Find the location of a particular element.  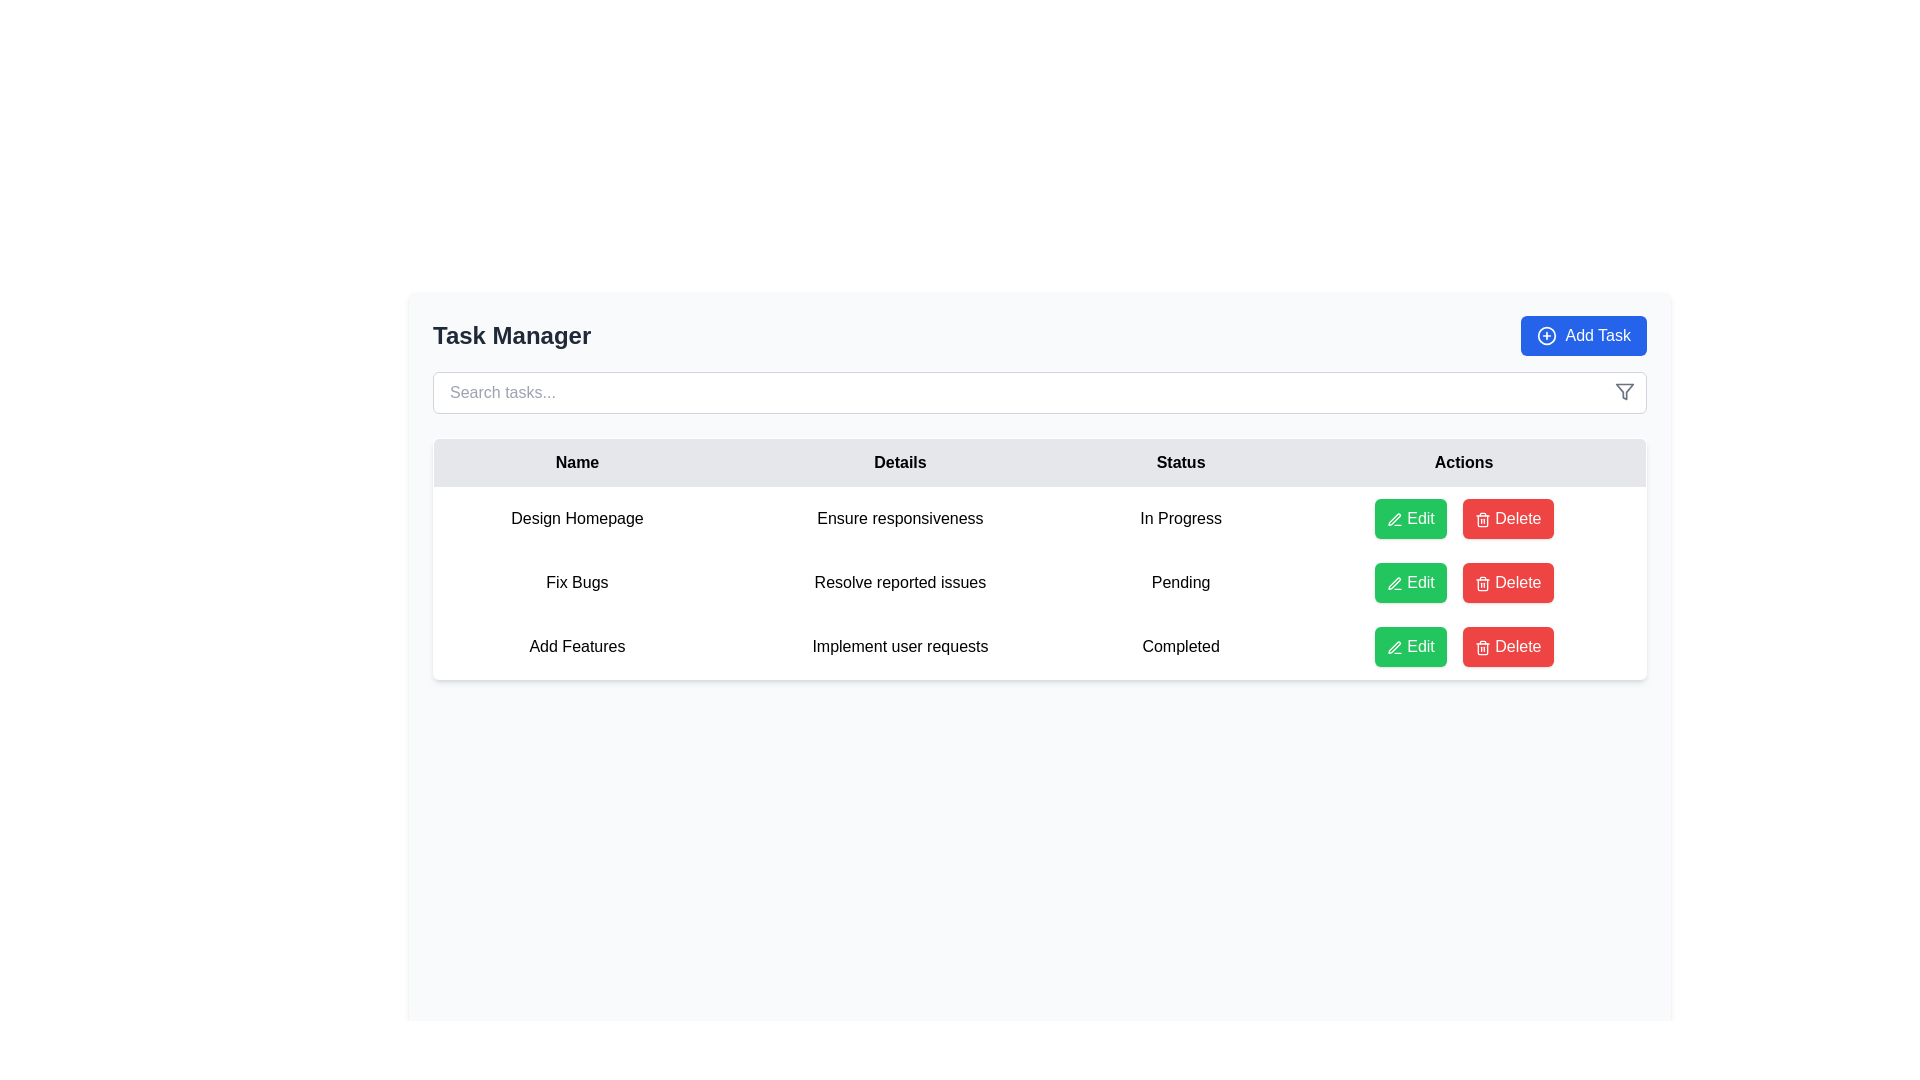

the button group containing the 'Edit' and 'Delete' buttons in the 'Actions' column of the 'Task Manager' for the task 'Design Homepage' is located at coordinates (1464, 518).